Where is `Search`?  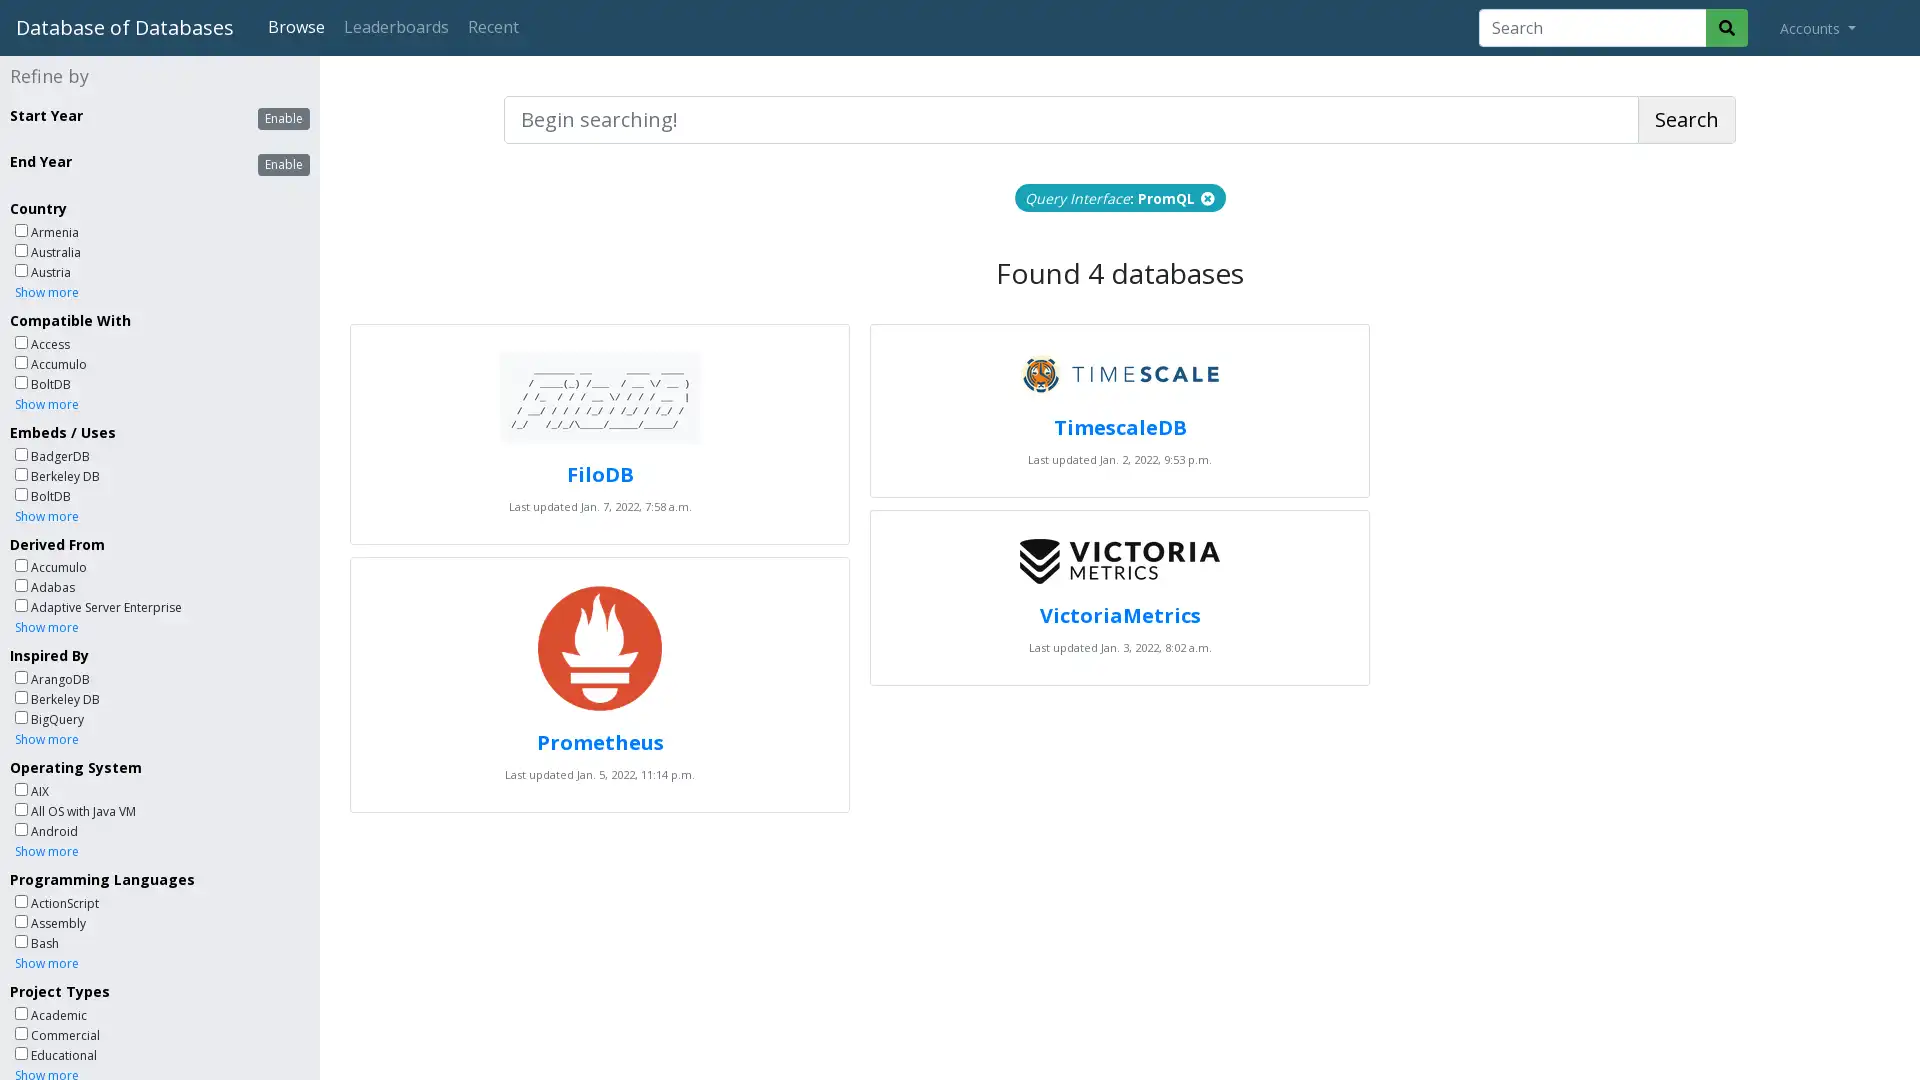 Search is located at coordinates (1686, 119).